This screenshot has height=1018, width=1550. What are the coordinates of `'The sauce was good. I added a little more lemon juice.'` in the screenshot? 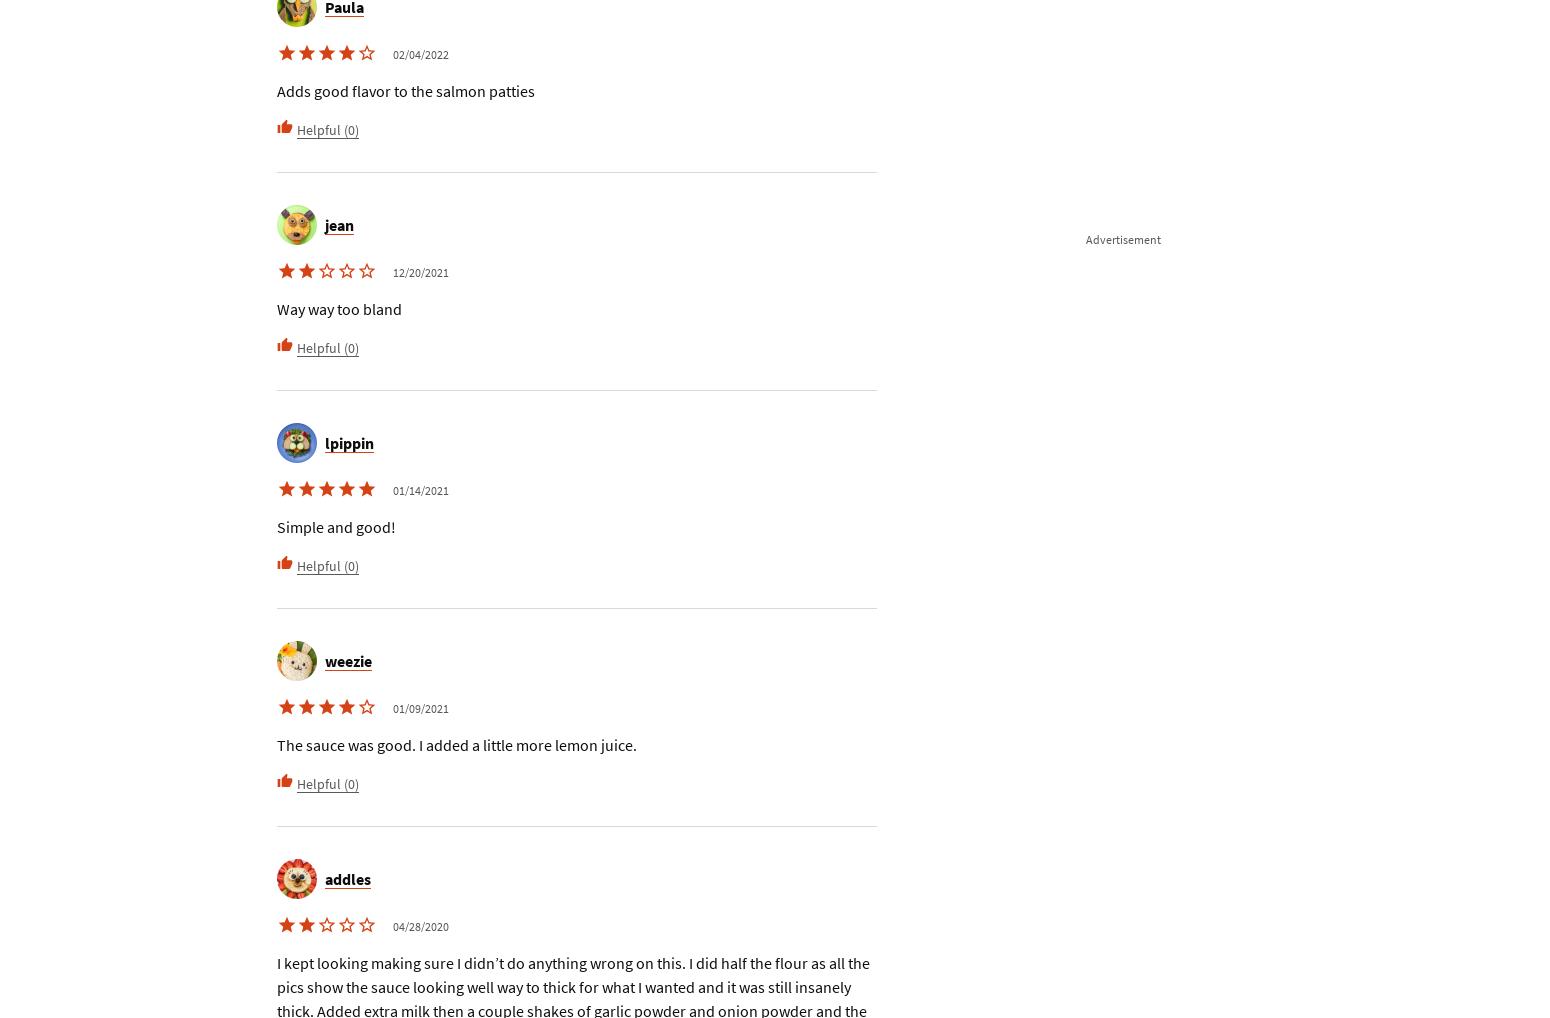 It's located at (456, 743).